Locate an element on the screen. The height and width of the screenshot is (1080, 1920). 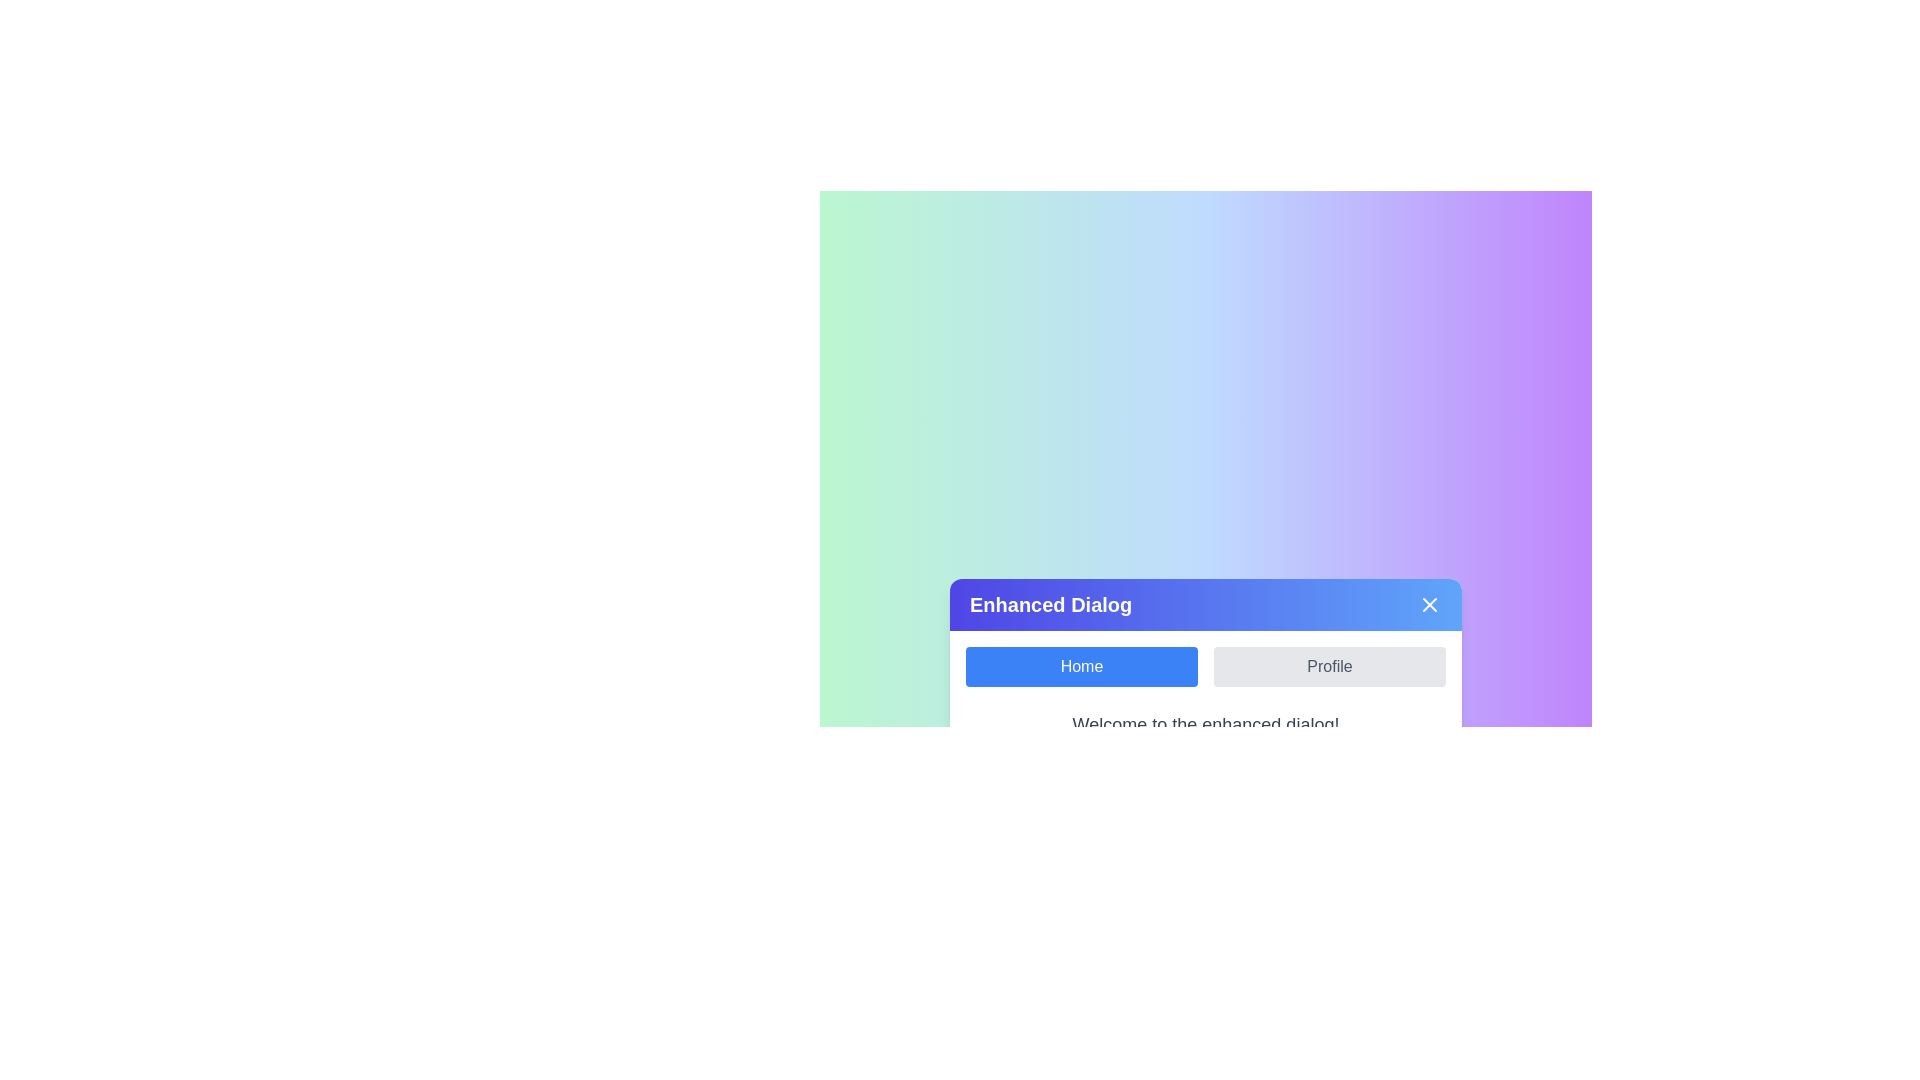
the navigation button located at the bottom of the 'Enhanced Dialog' area is located at coordinates (1080, 667).